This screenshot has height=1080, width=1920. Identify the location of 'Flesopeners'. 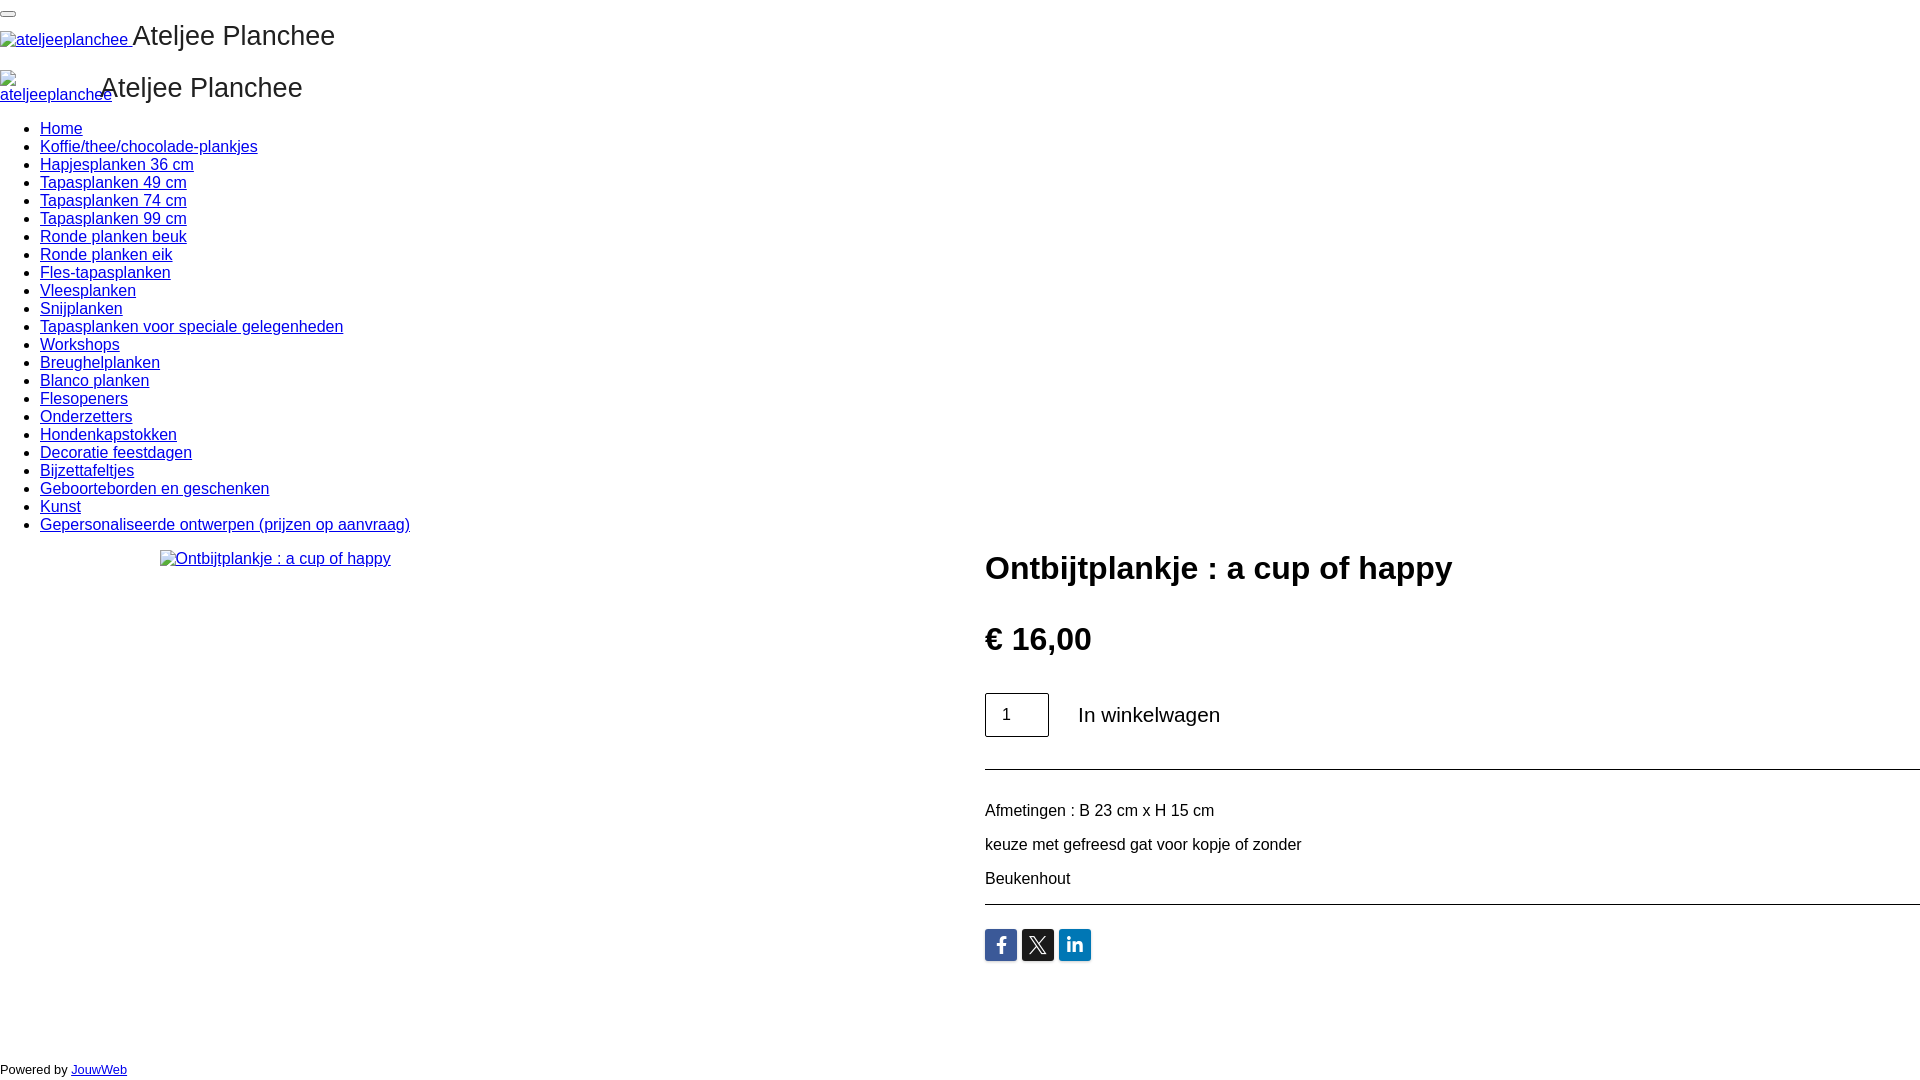
(82, 398).